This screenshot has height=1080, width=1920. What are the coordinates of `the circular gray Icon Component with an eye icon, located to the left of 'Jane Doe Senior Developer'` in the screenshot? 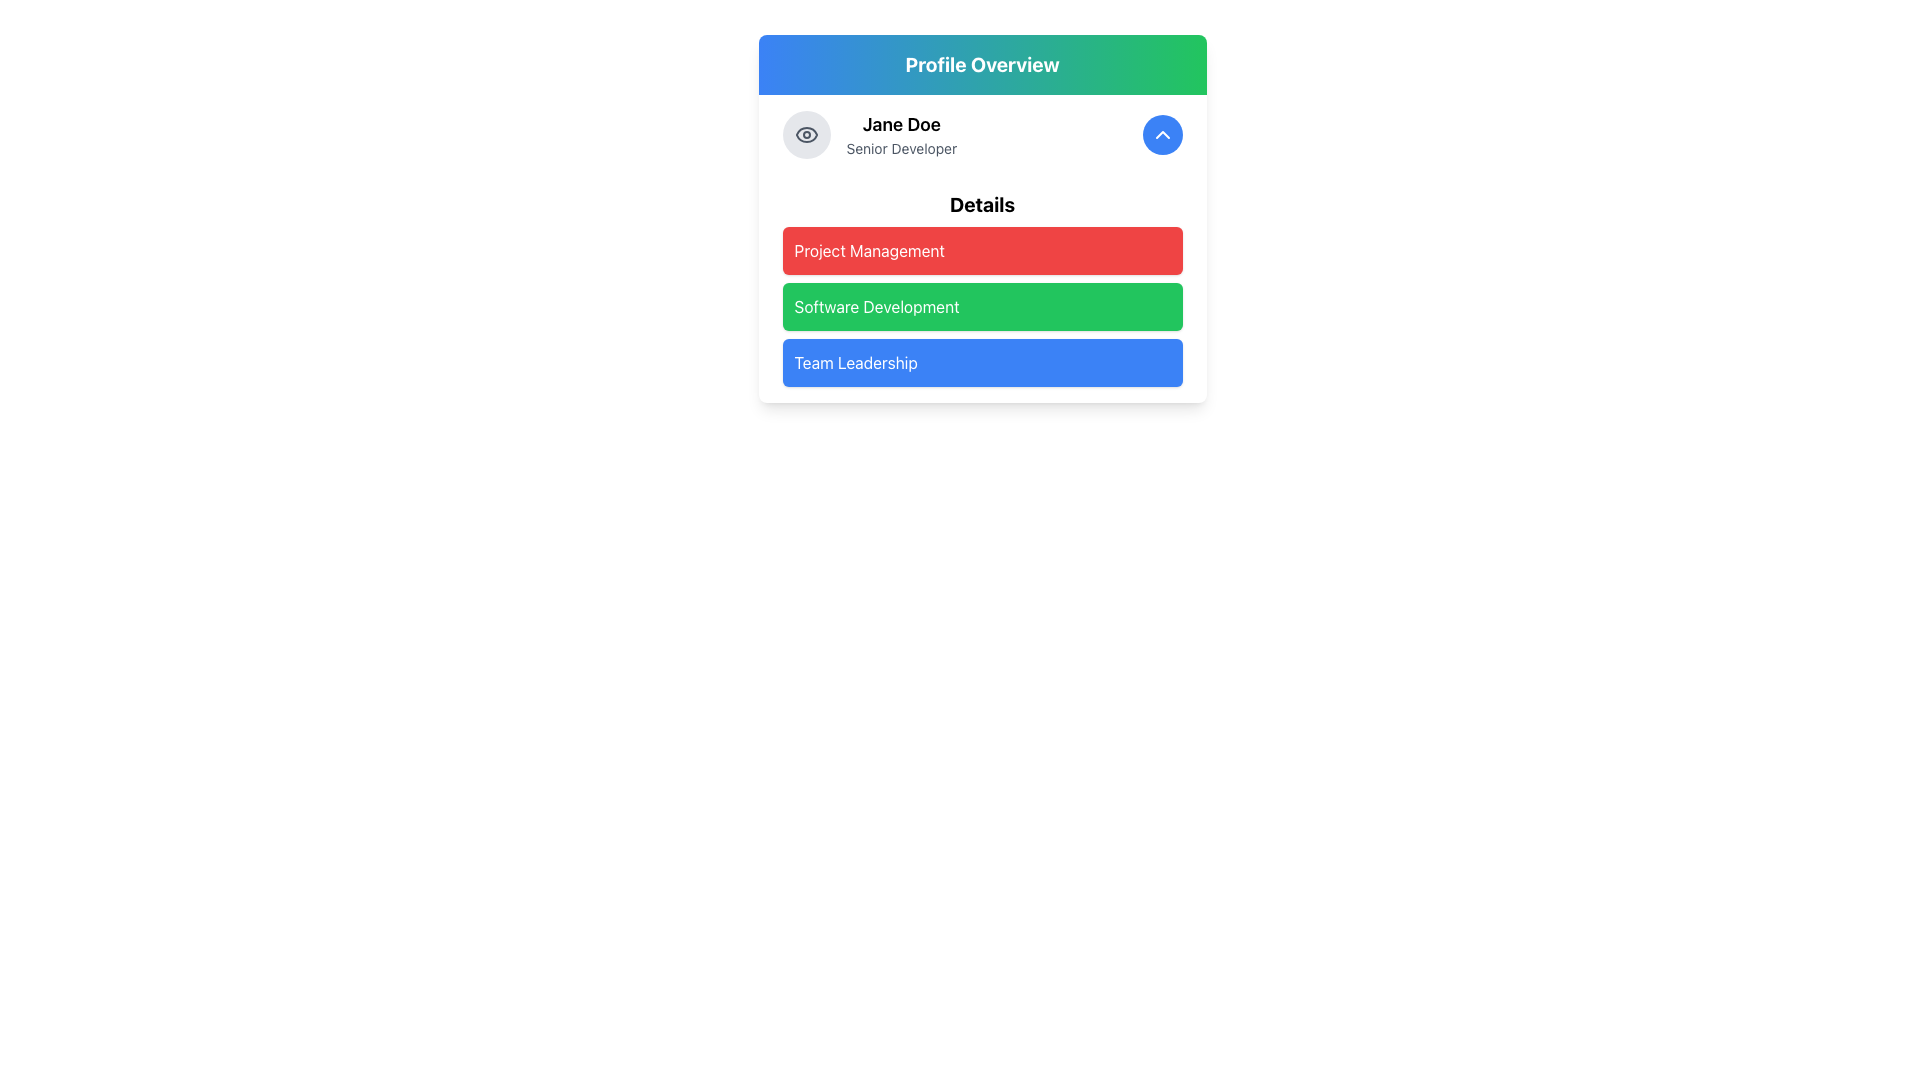 It's located at (806, 135).